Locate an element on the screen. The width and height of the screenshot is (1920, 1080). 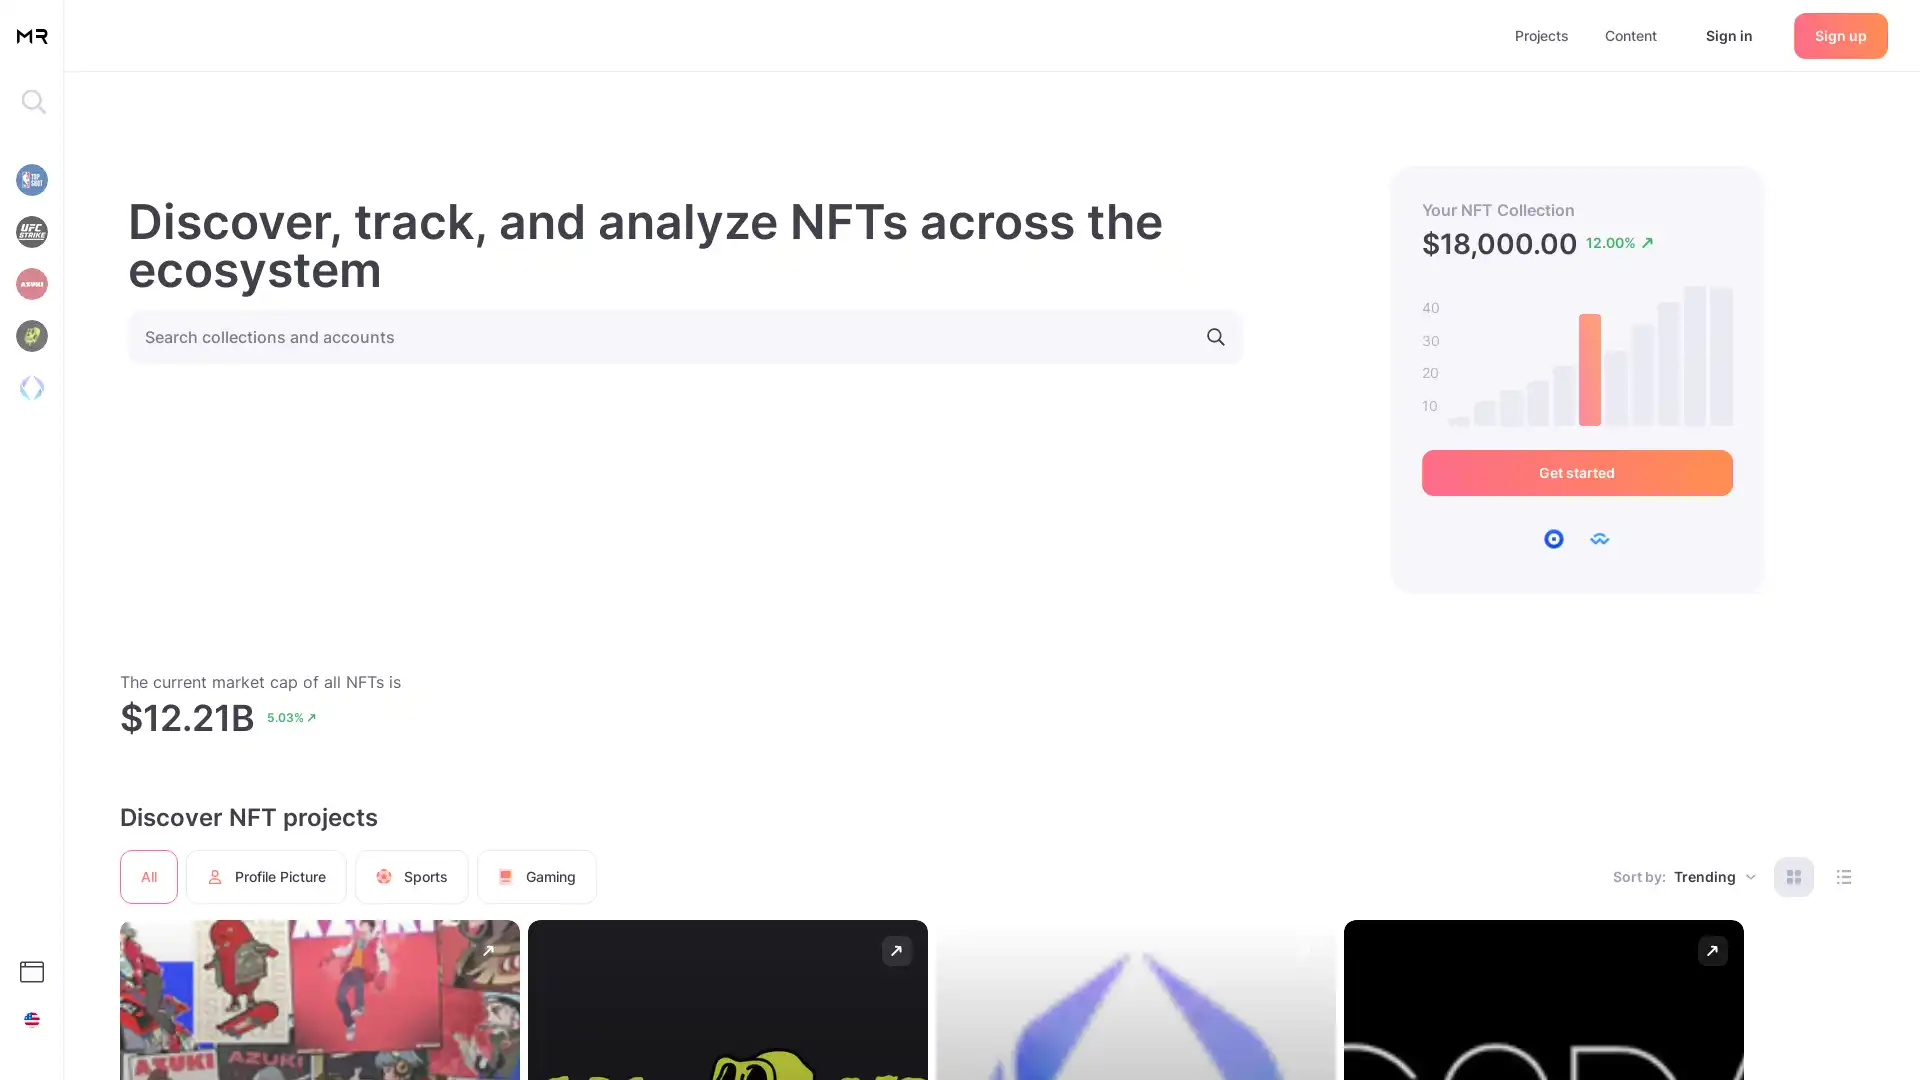
Sign up is located at coordinates (1840, 34).